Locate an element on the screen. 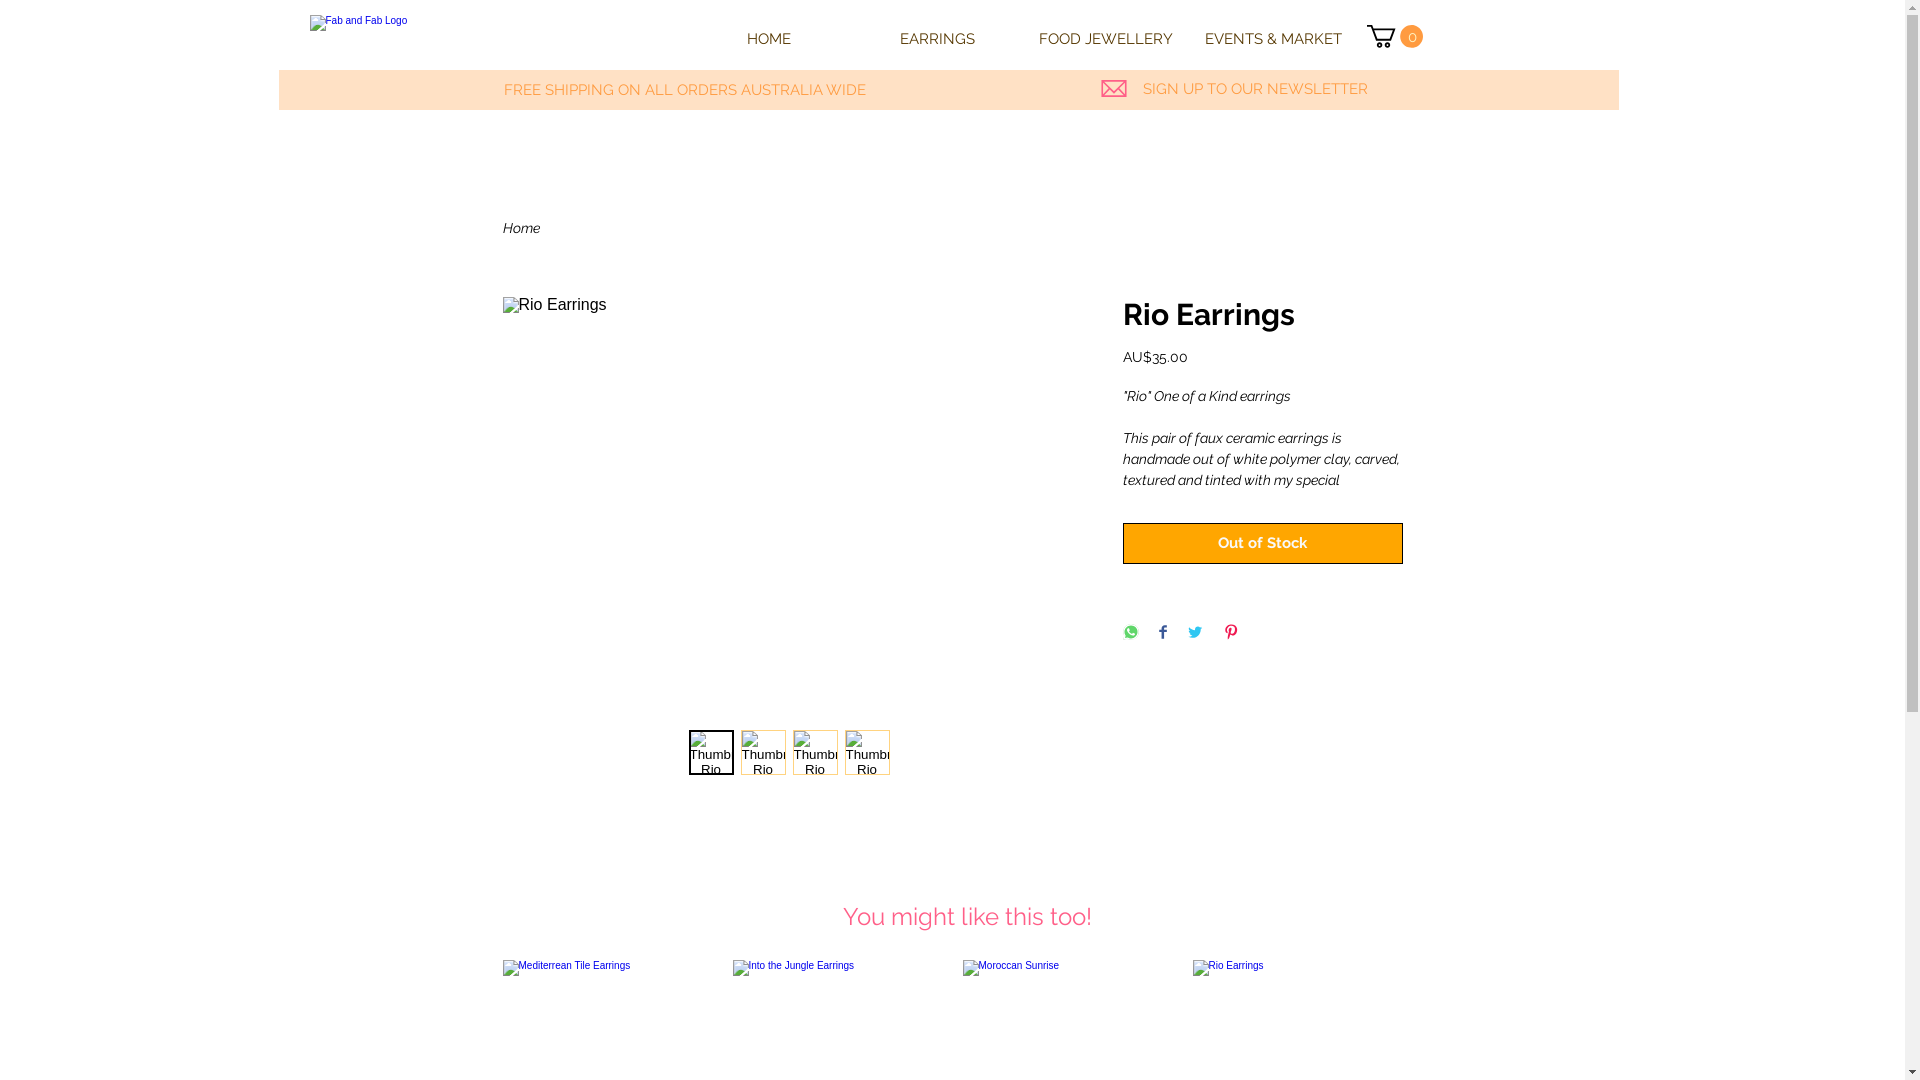  'Home' is located at coordinates (520, 226).